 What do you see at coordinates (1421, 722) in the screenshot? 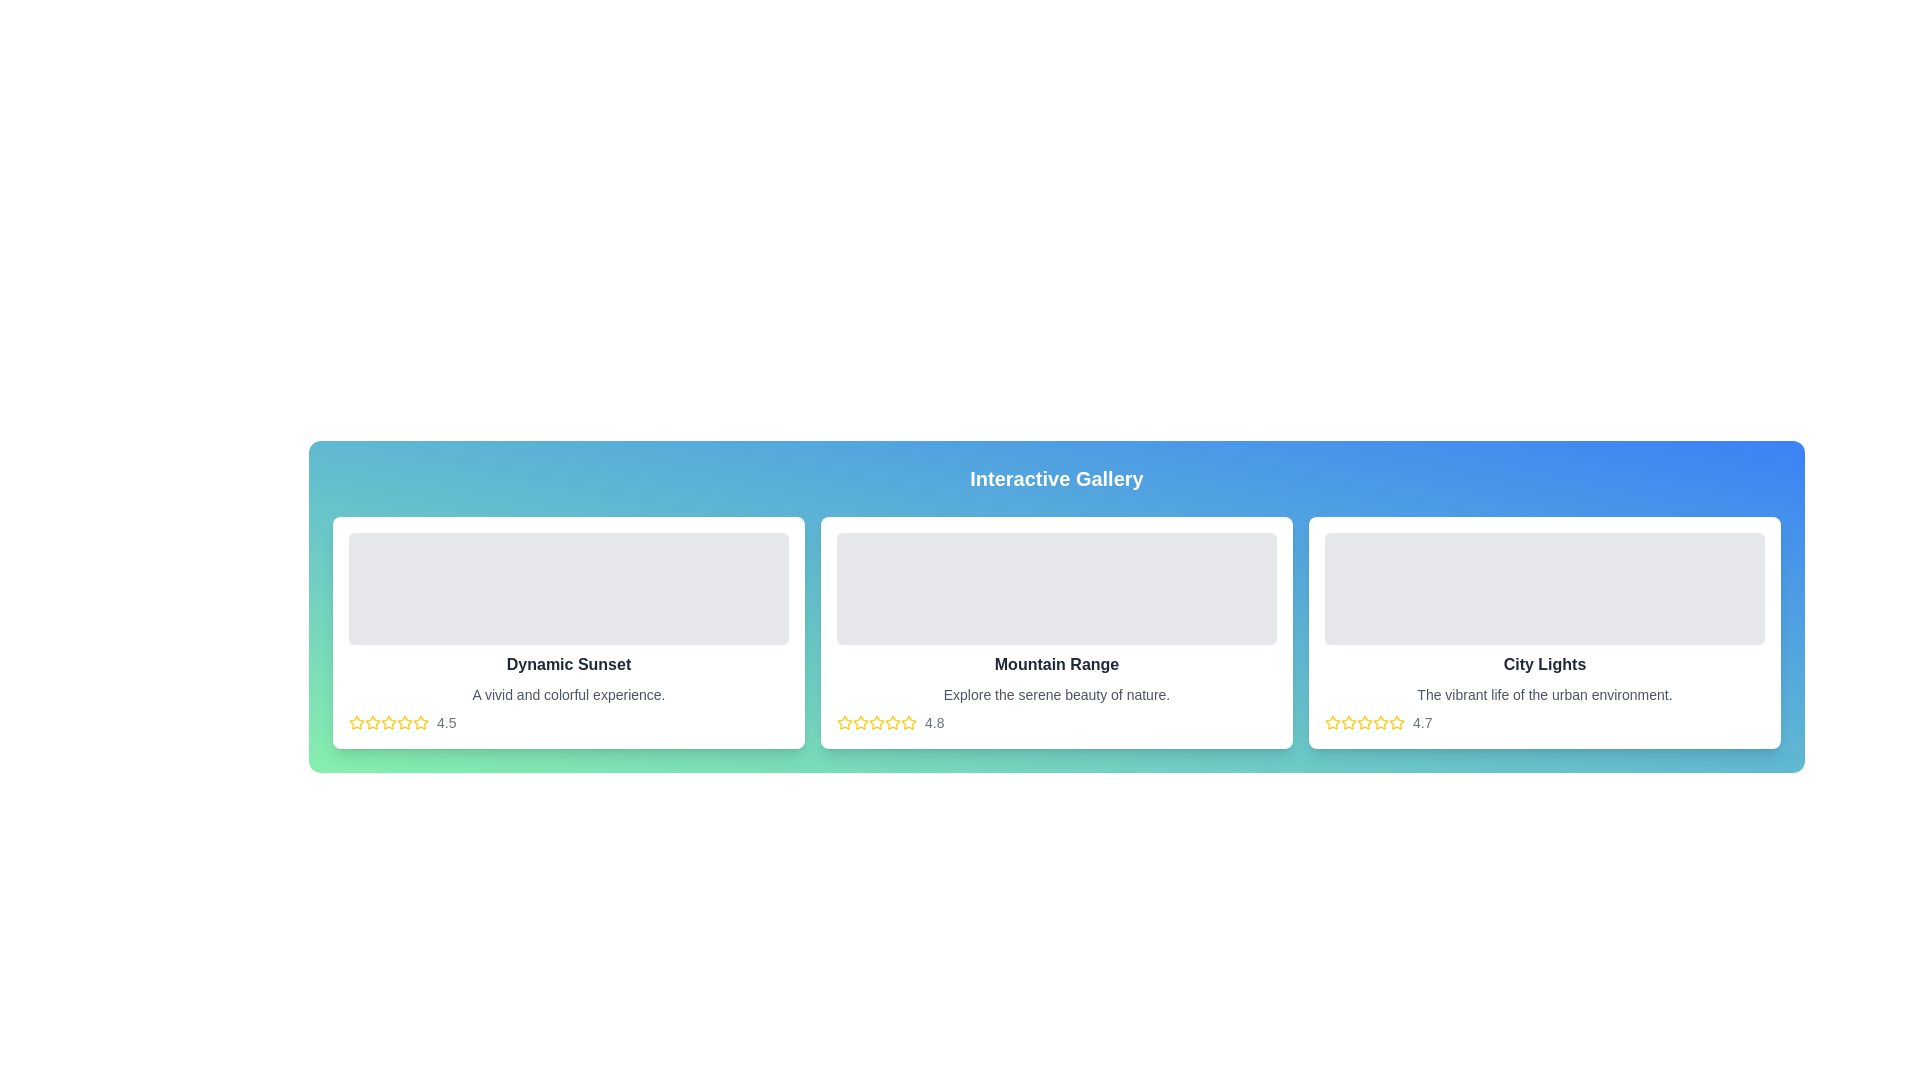
I see `numerical rating value displayed in the bottom-right corner of the 'City Lights' card, adjacent to the star rating system` at bounding box center [1421, 722].